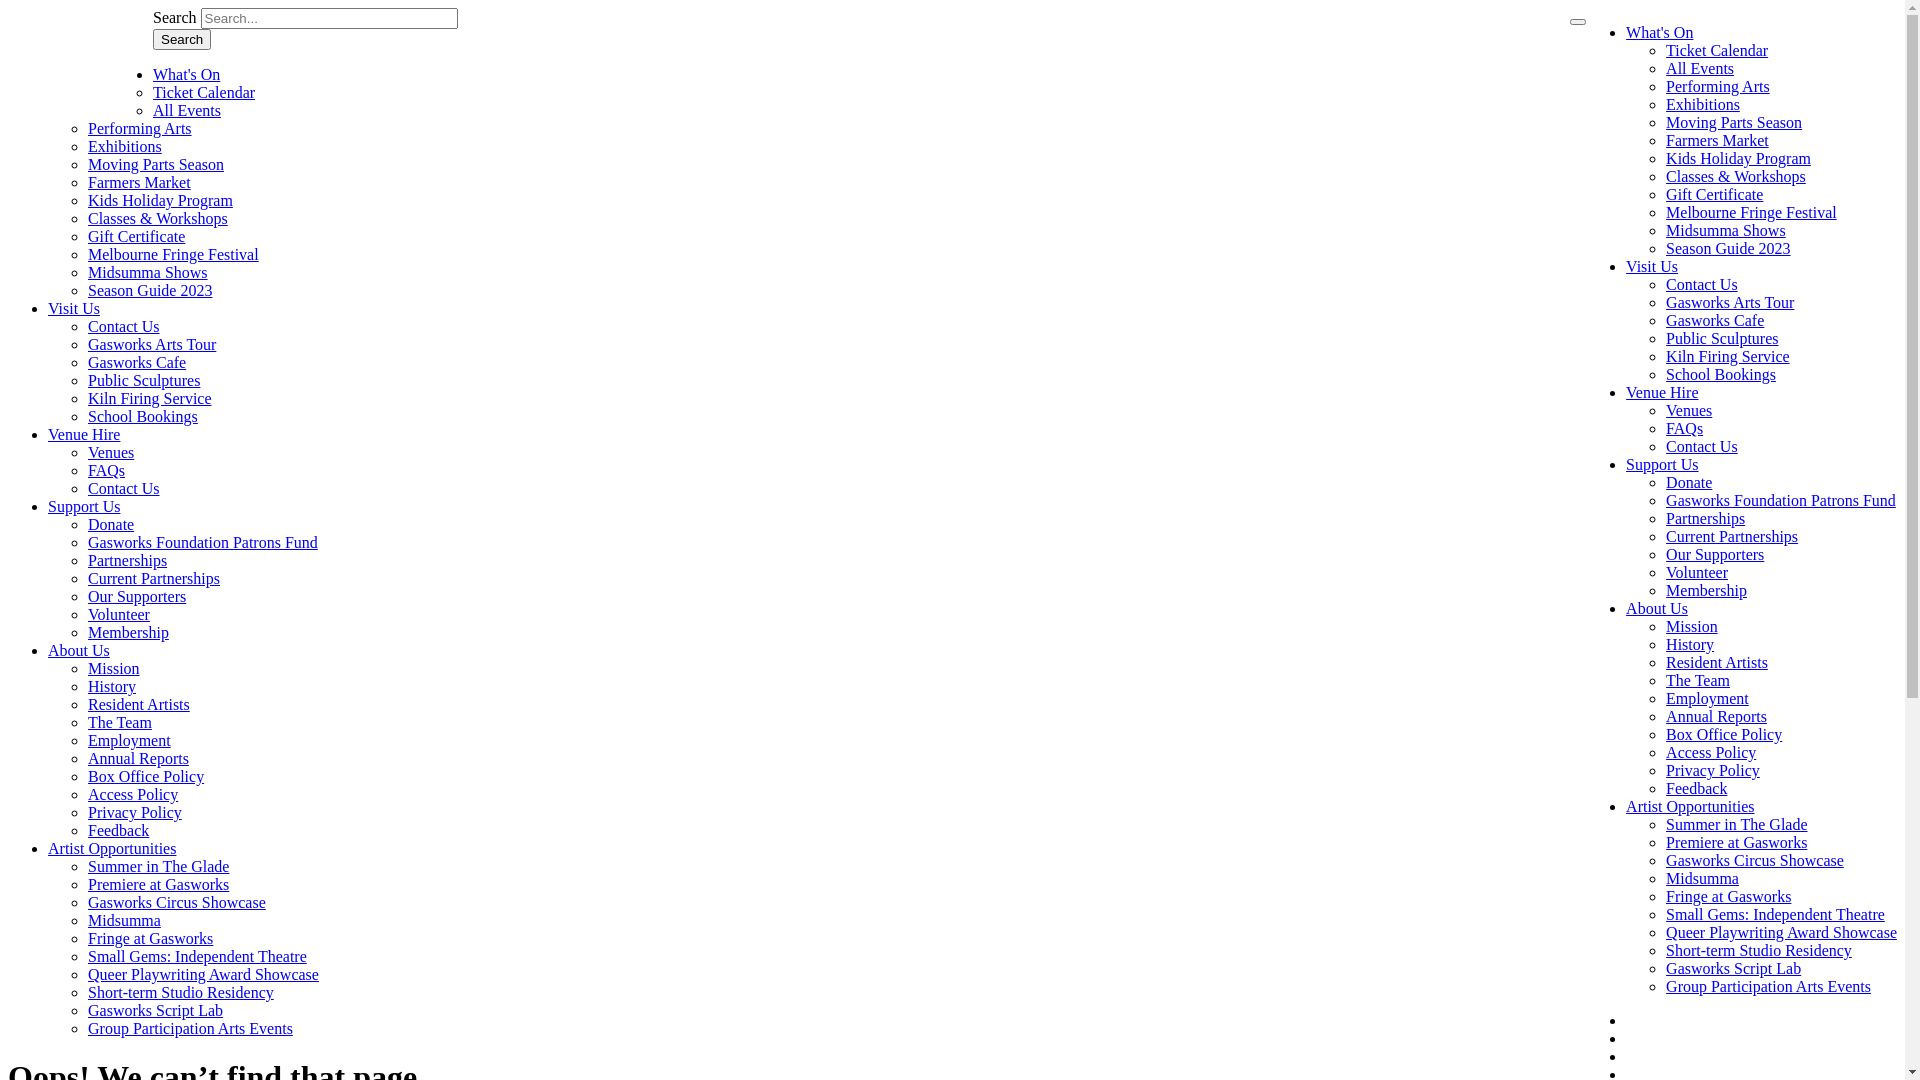 The width and height of the screenshot is (1920, 1080). Describe the element at coordinates (1728, 302) in the screenshot. I see `'Gasworks Arts Tour'` at that location.